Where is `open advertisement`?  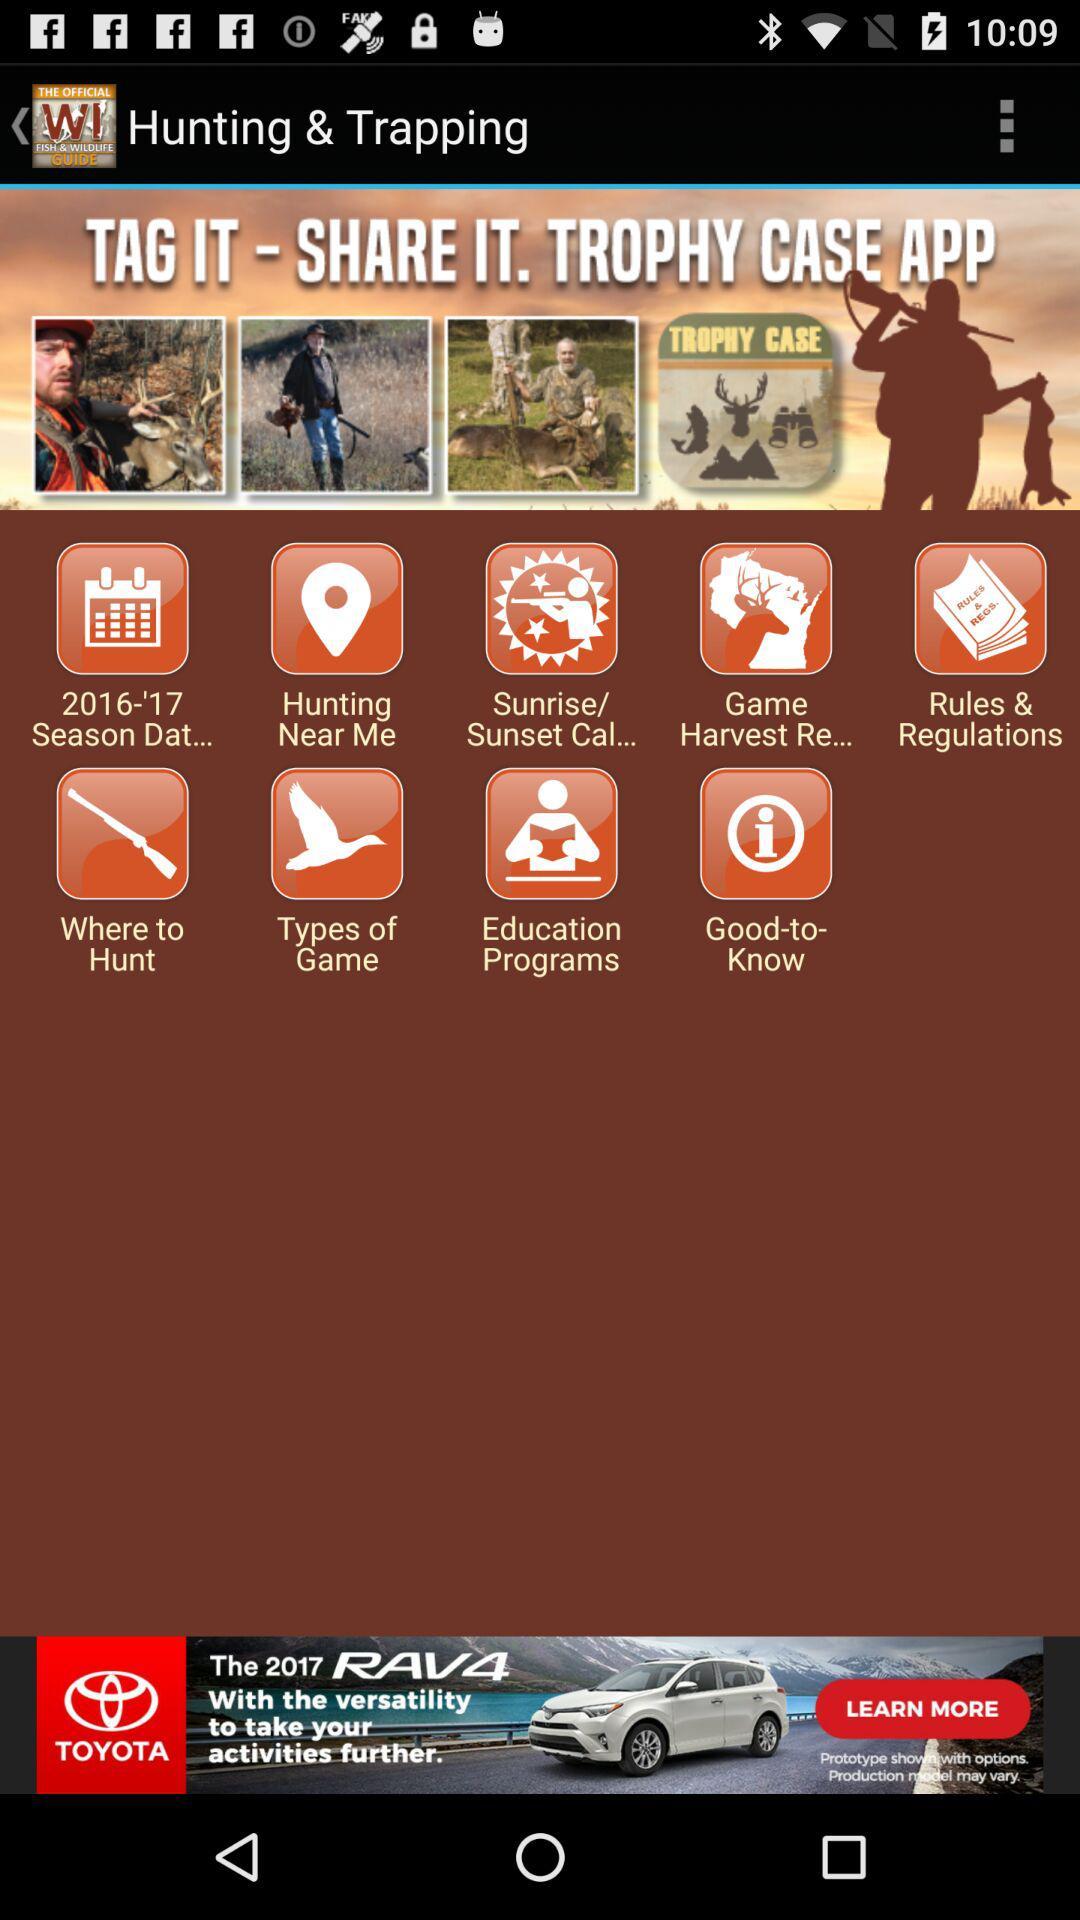 open advertisement is located at coordinates (540, 1714).